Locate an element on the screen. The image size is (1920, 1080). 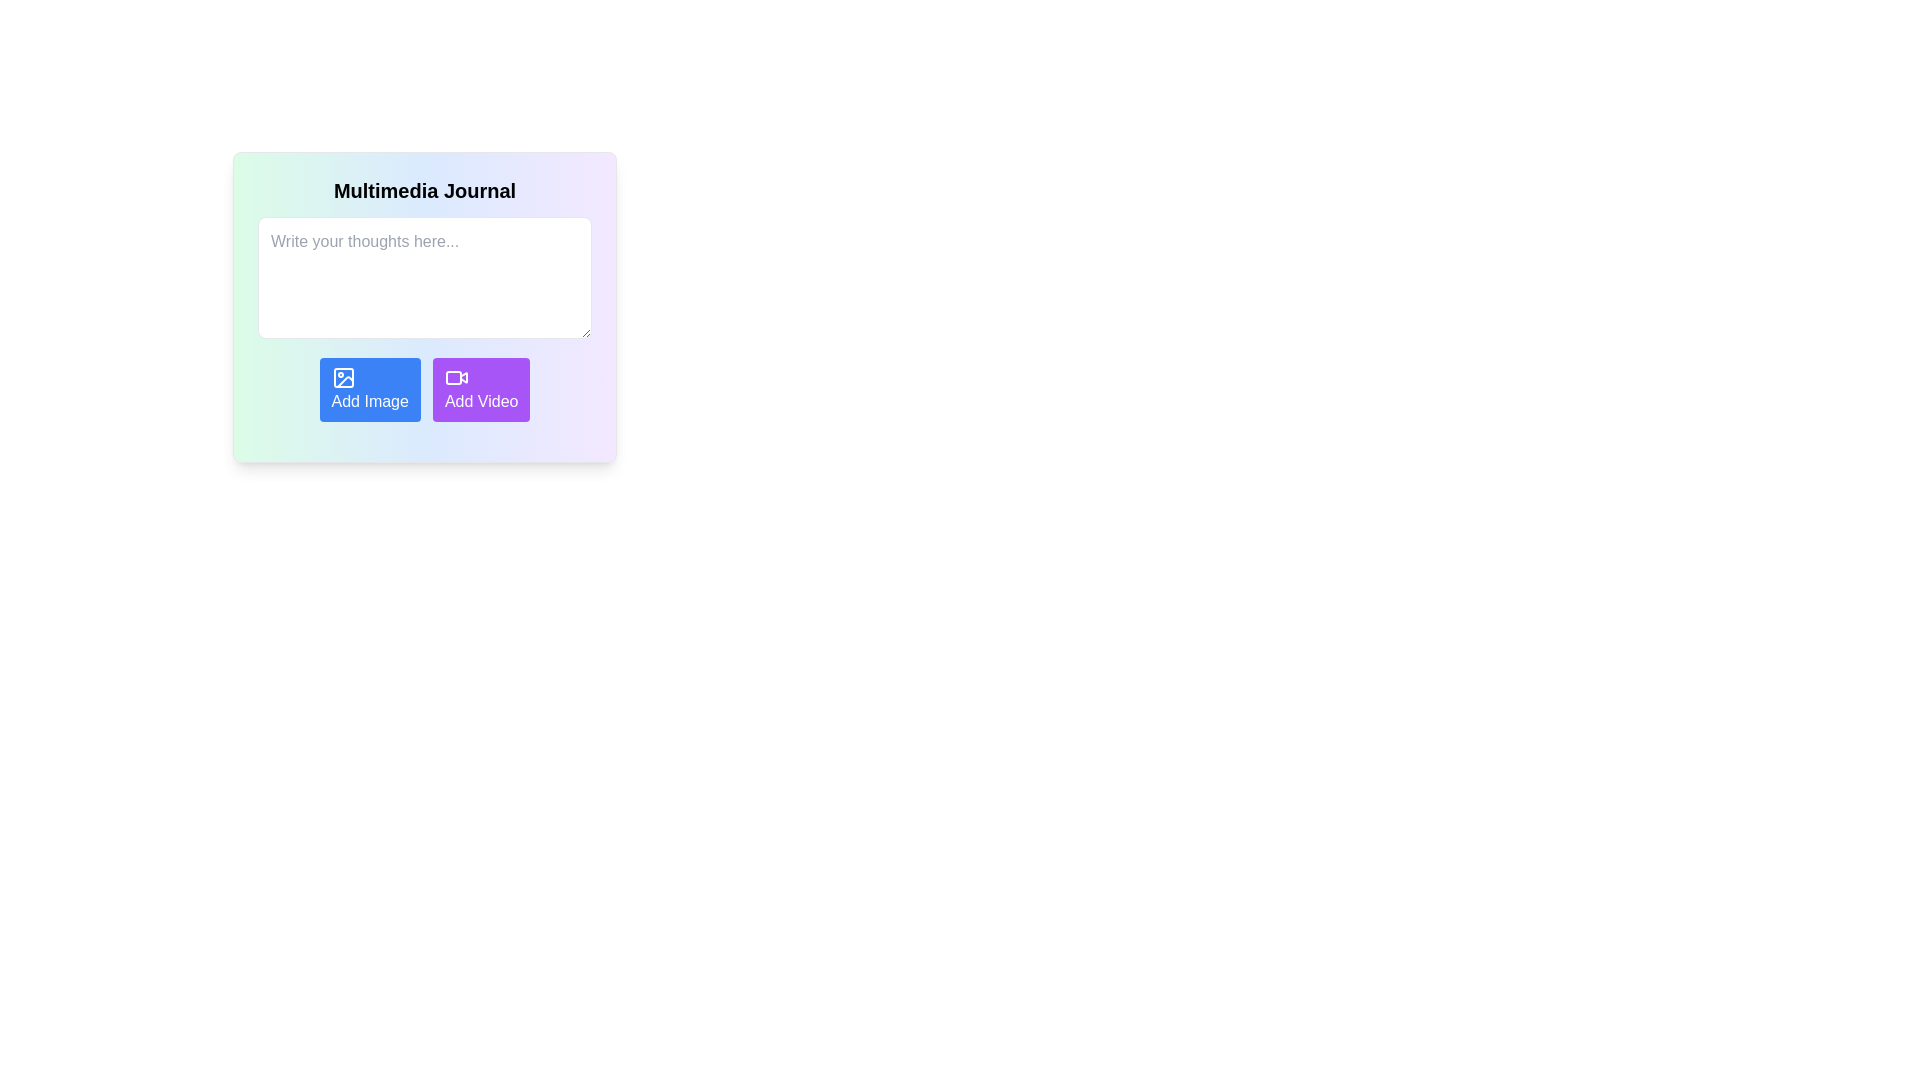
the SVG icon representing the 'Add Image' functionality within the button located below the textarea in the 'Multimedia Journal' widget is located at coordinates (343, 378).